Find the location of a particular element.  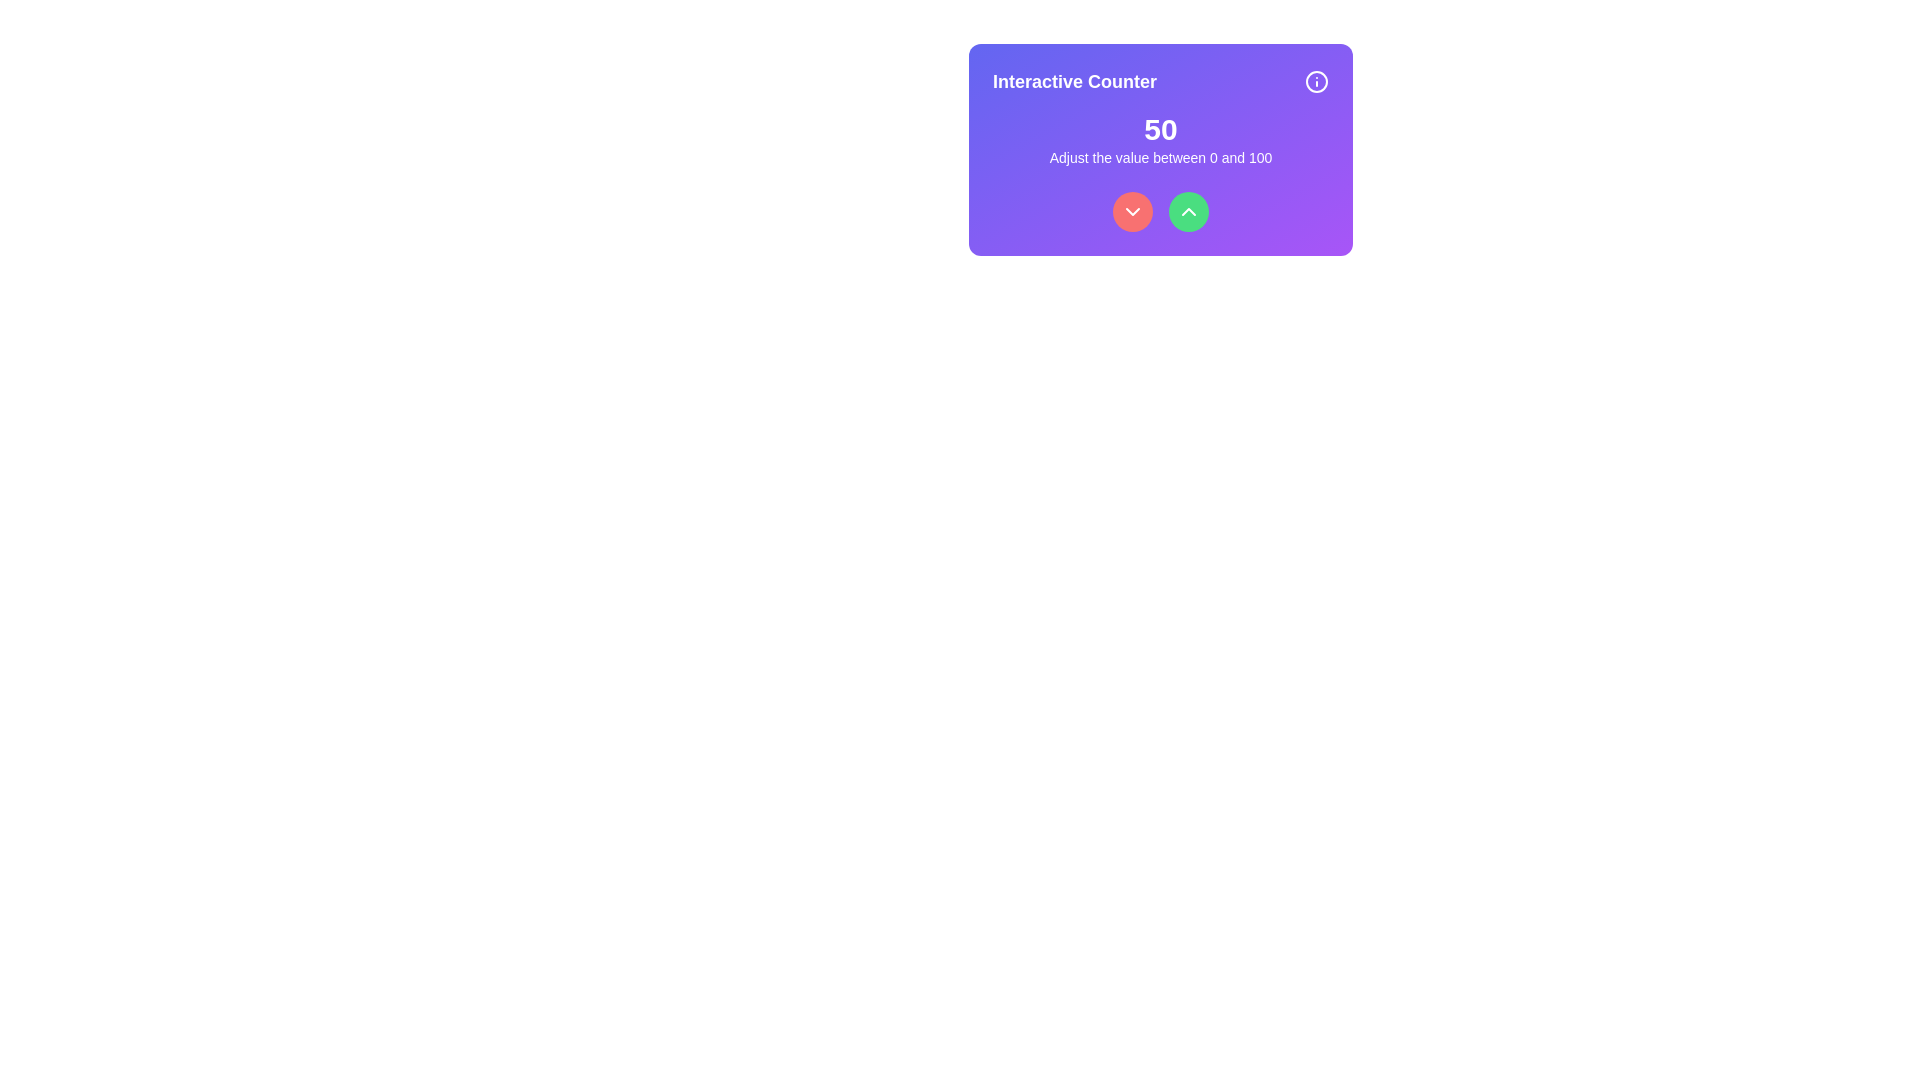

the information icon located in the top-right corner of the 'Interactive Counter' interface, which provides additional context is located at coordinates (1316, 80).